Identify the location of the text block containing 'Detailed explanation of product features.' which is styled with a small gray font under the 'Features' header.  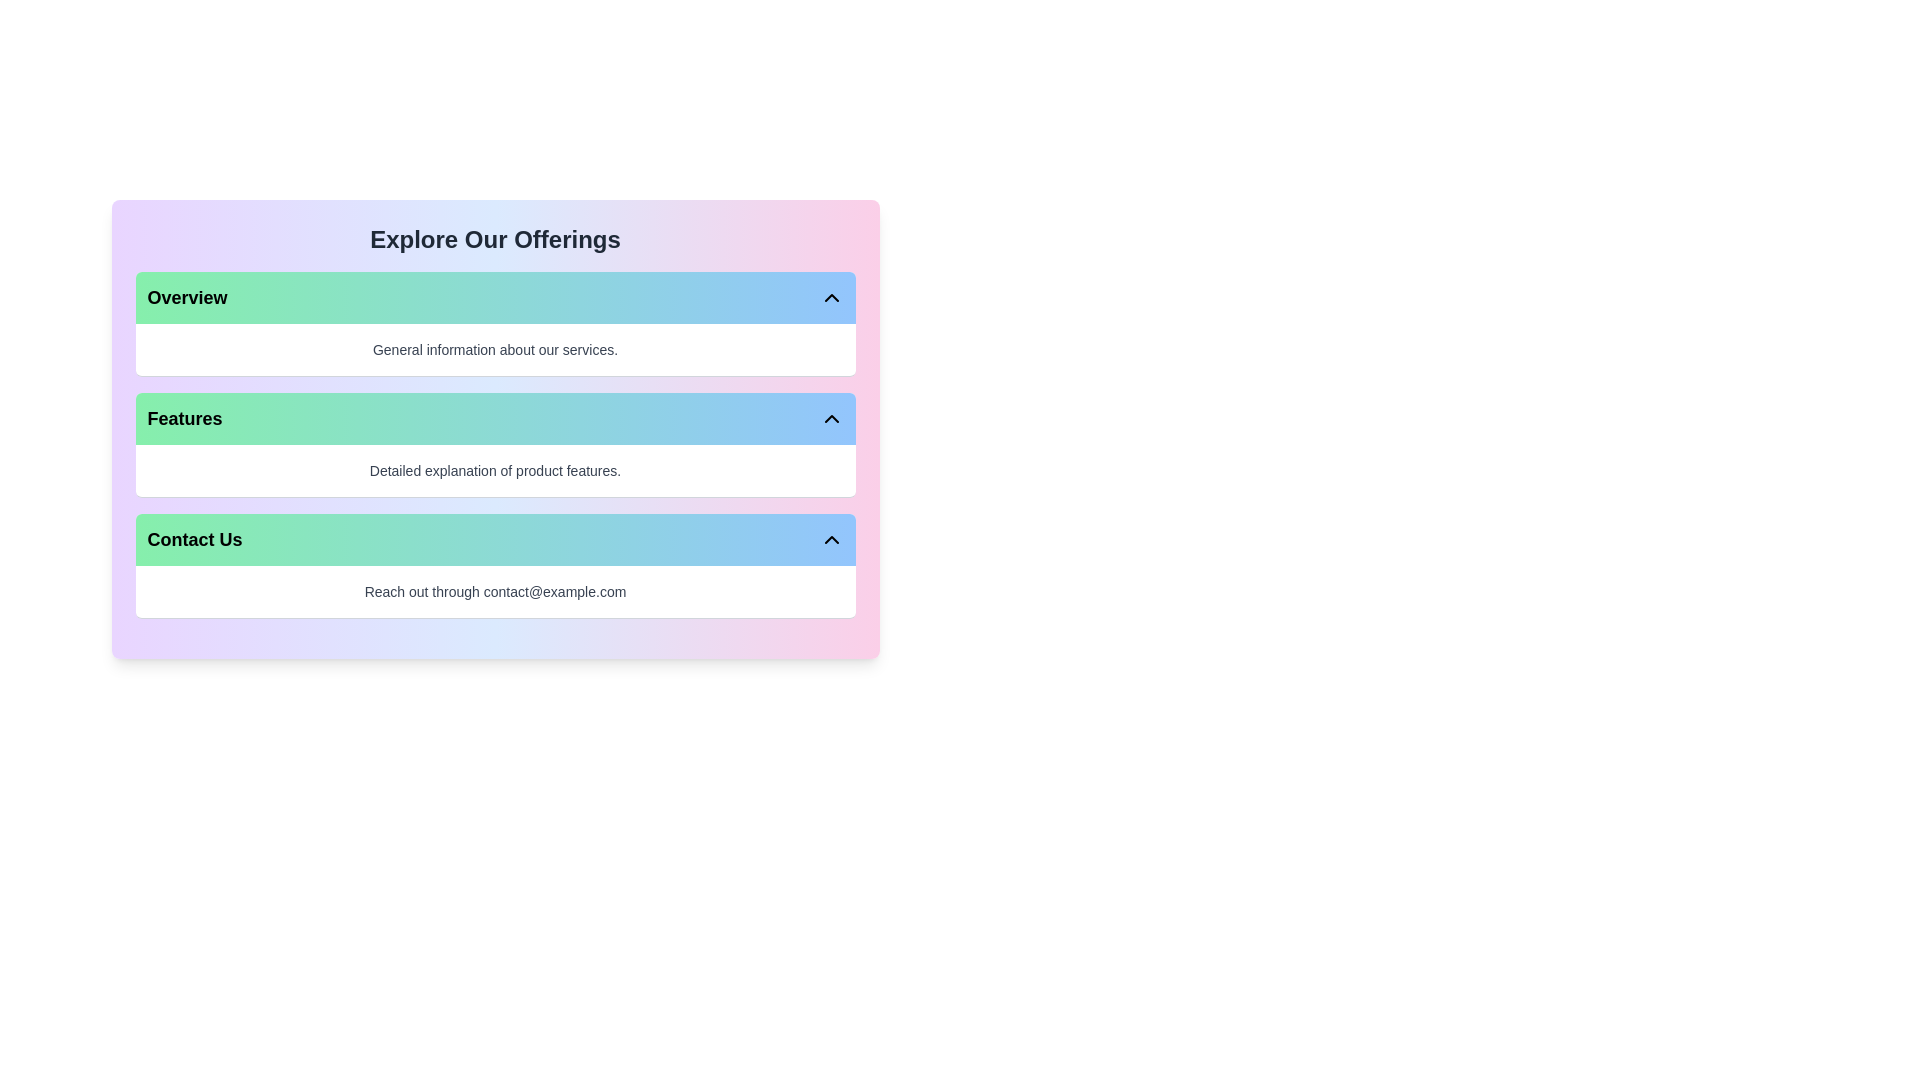
(495, 470).